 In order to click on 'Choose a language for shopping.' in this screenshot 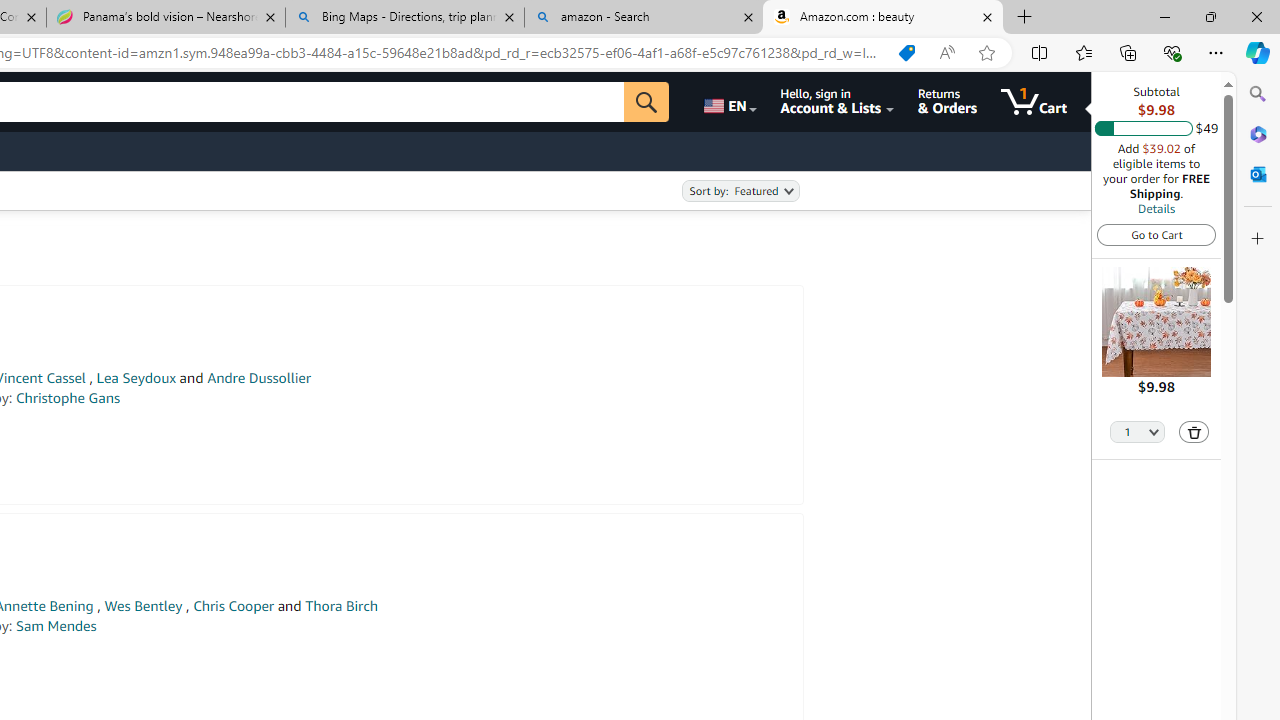, I will do `click(727, 101)`.